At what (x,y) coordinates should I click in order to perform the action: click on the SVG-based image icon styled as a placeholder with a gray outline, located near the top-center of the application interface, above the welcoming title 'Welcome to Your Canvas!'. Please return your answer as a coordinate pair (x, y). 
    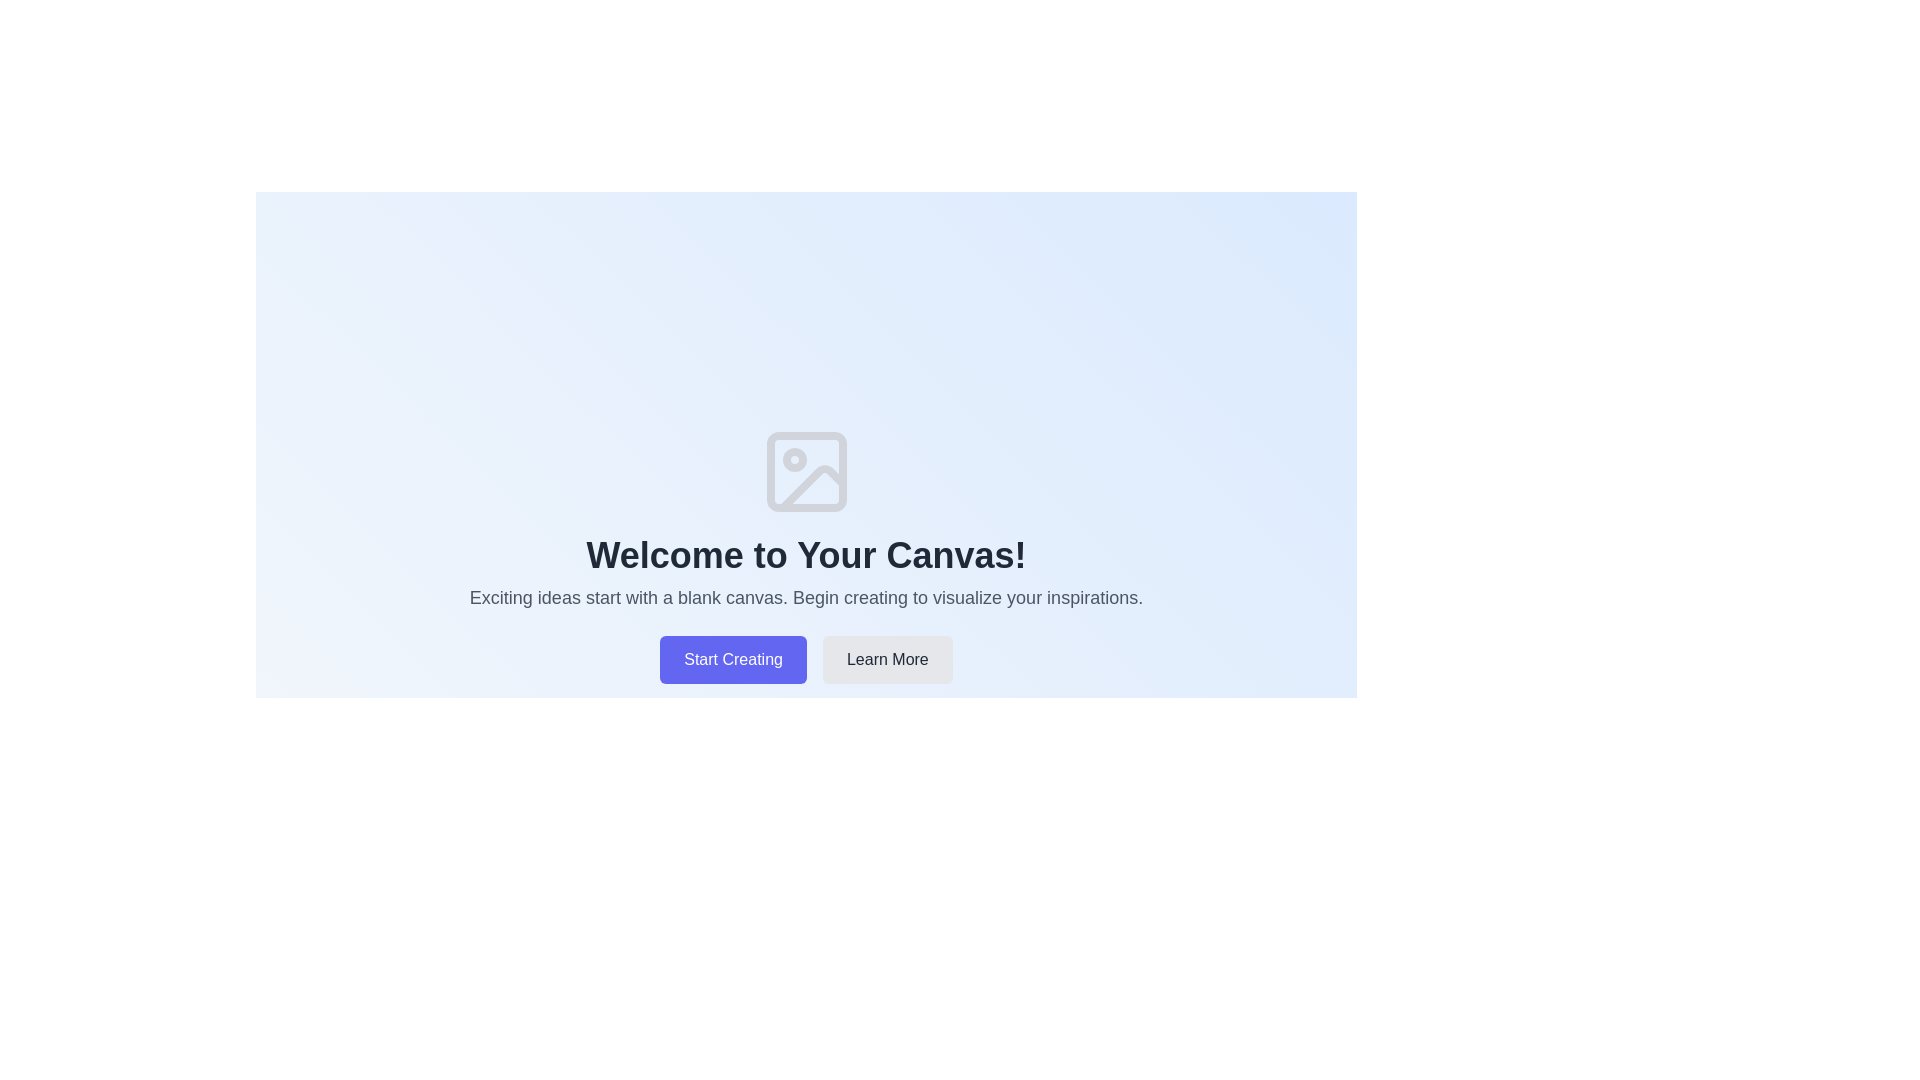
    Looking at the image, I should click on (806, 471).